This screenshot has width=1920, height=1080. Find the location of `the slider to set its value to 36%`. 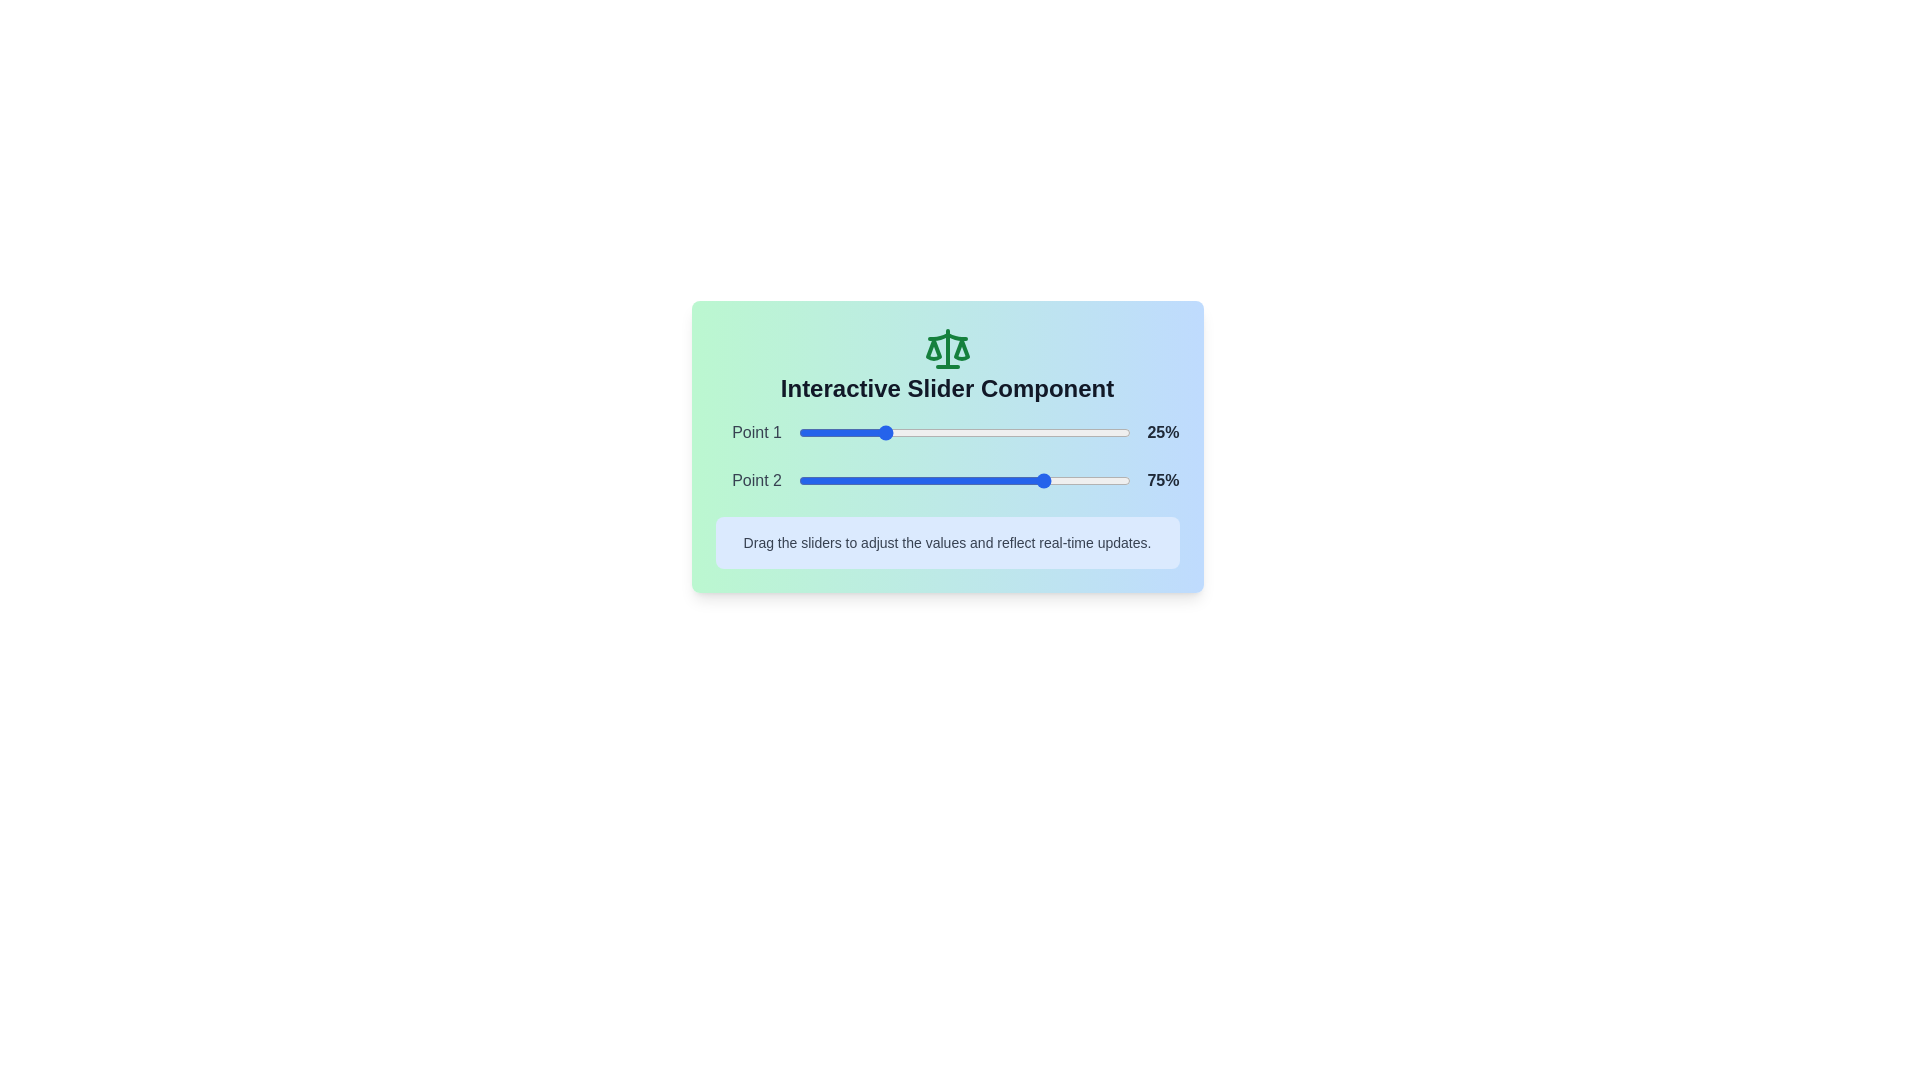

the slider to set its value to 36% is located at coordinates (917, 431).